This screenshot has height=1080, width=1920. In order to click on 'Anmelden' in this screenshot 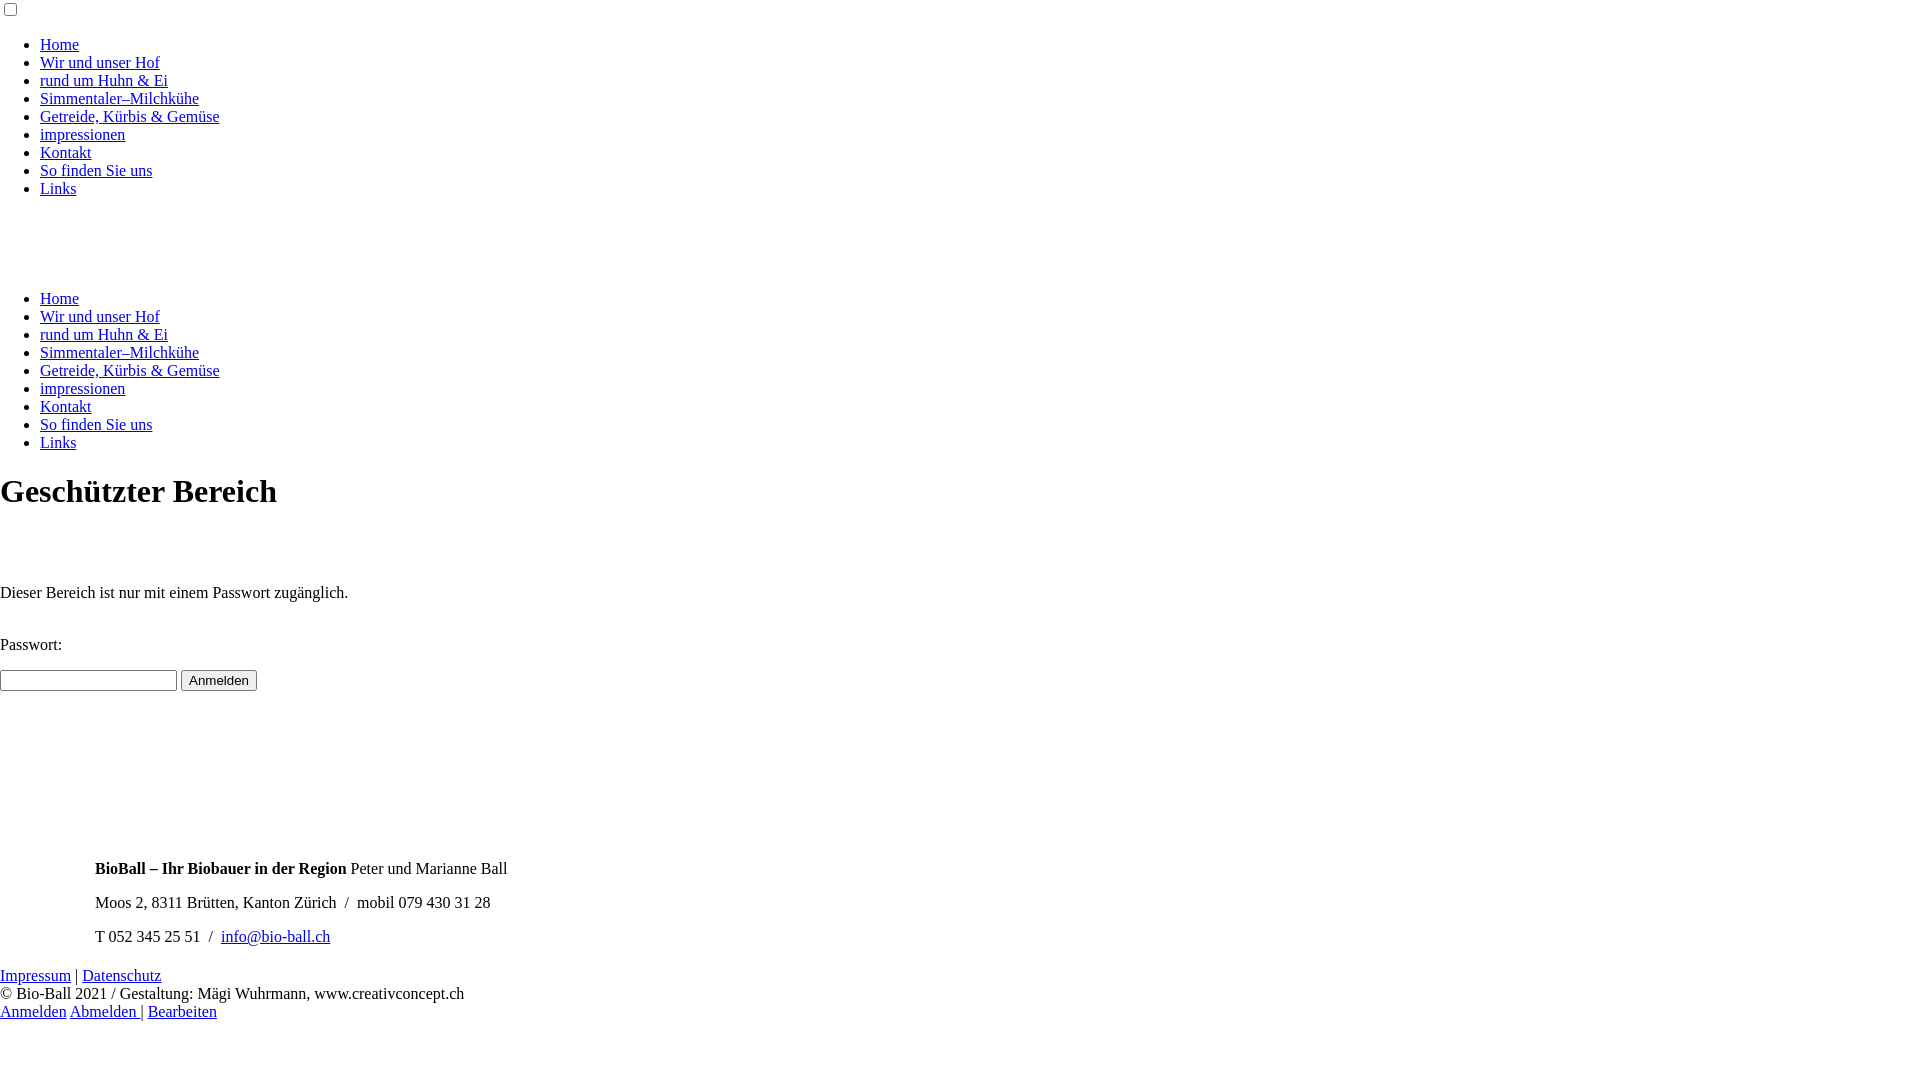, I will do `click(33, 1011)`.